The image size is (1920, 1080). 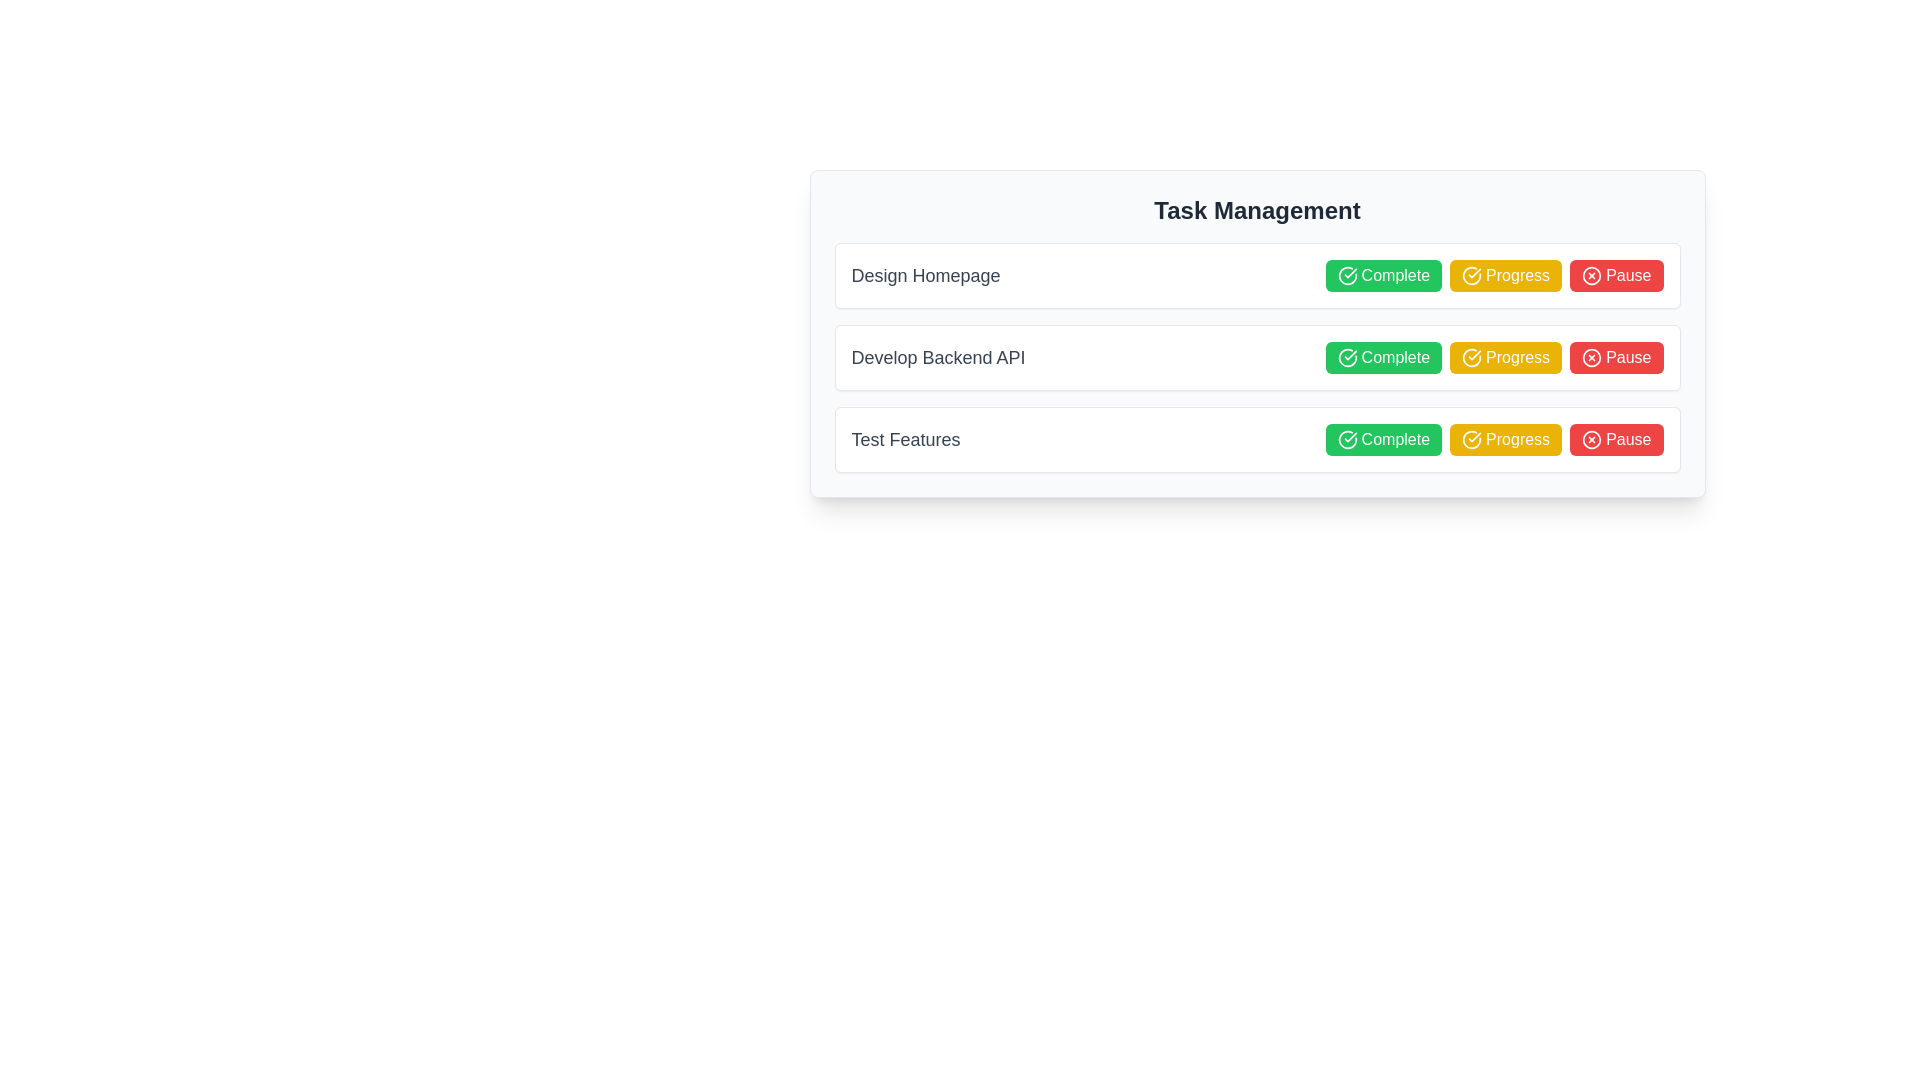 I want to click on the confirmation icon inside the 'Complete' button for the 'Develop Backend API' task to initiate further interaction, so click(x=1347, y=357).